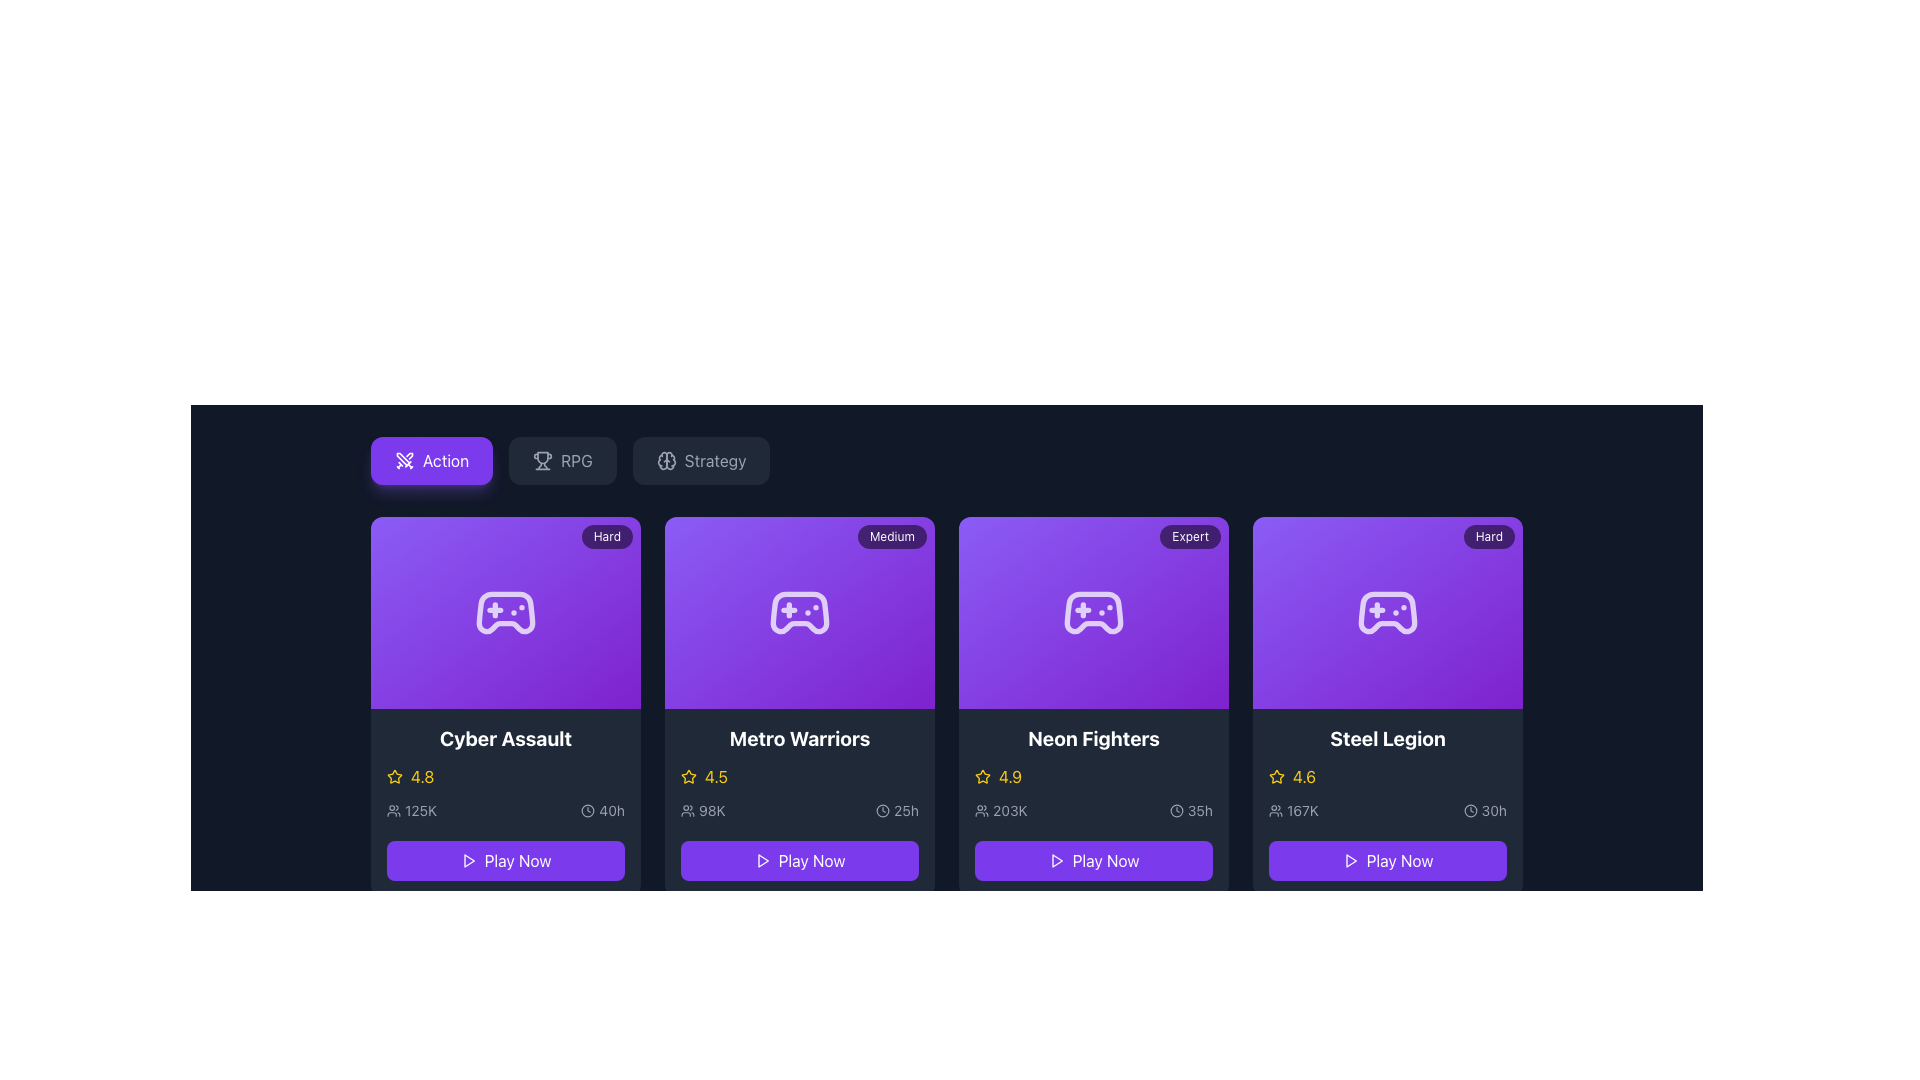  What do you see at coordinates (1055, 859) in the screenshot?
I see `the chevron-shaped icon resembling a right-facing play button, which is located within the 'Play Now' button beneath the 'Neon Fighters' card` at bounding box center [1055, 859].